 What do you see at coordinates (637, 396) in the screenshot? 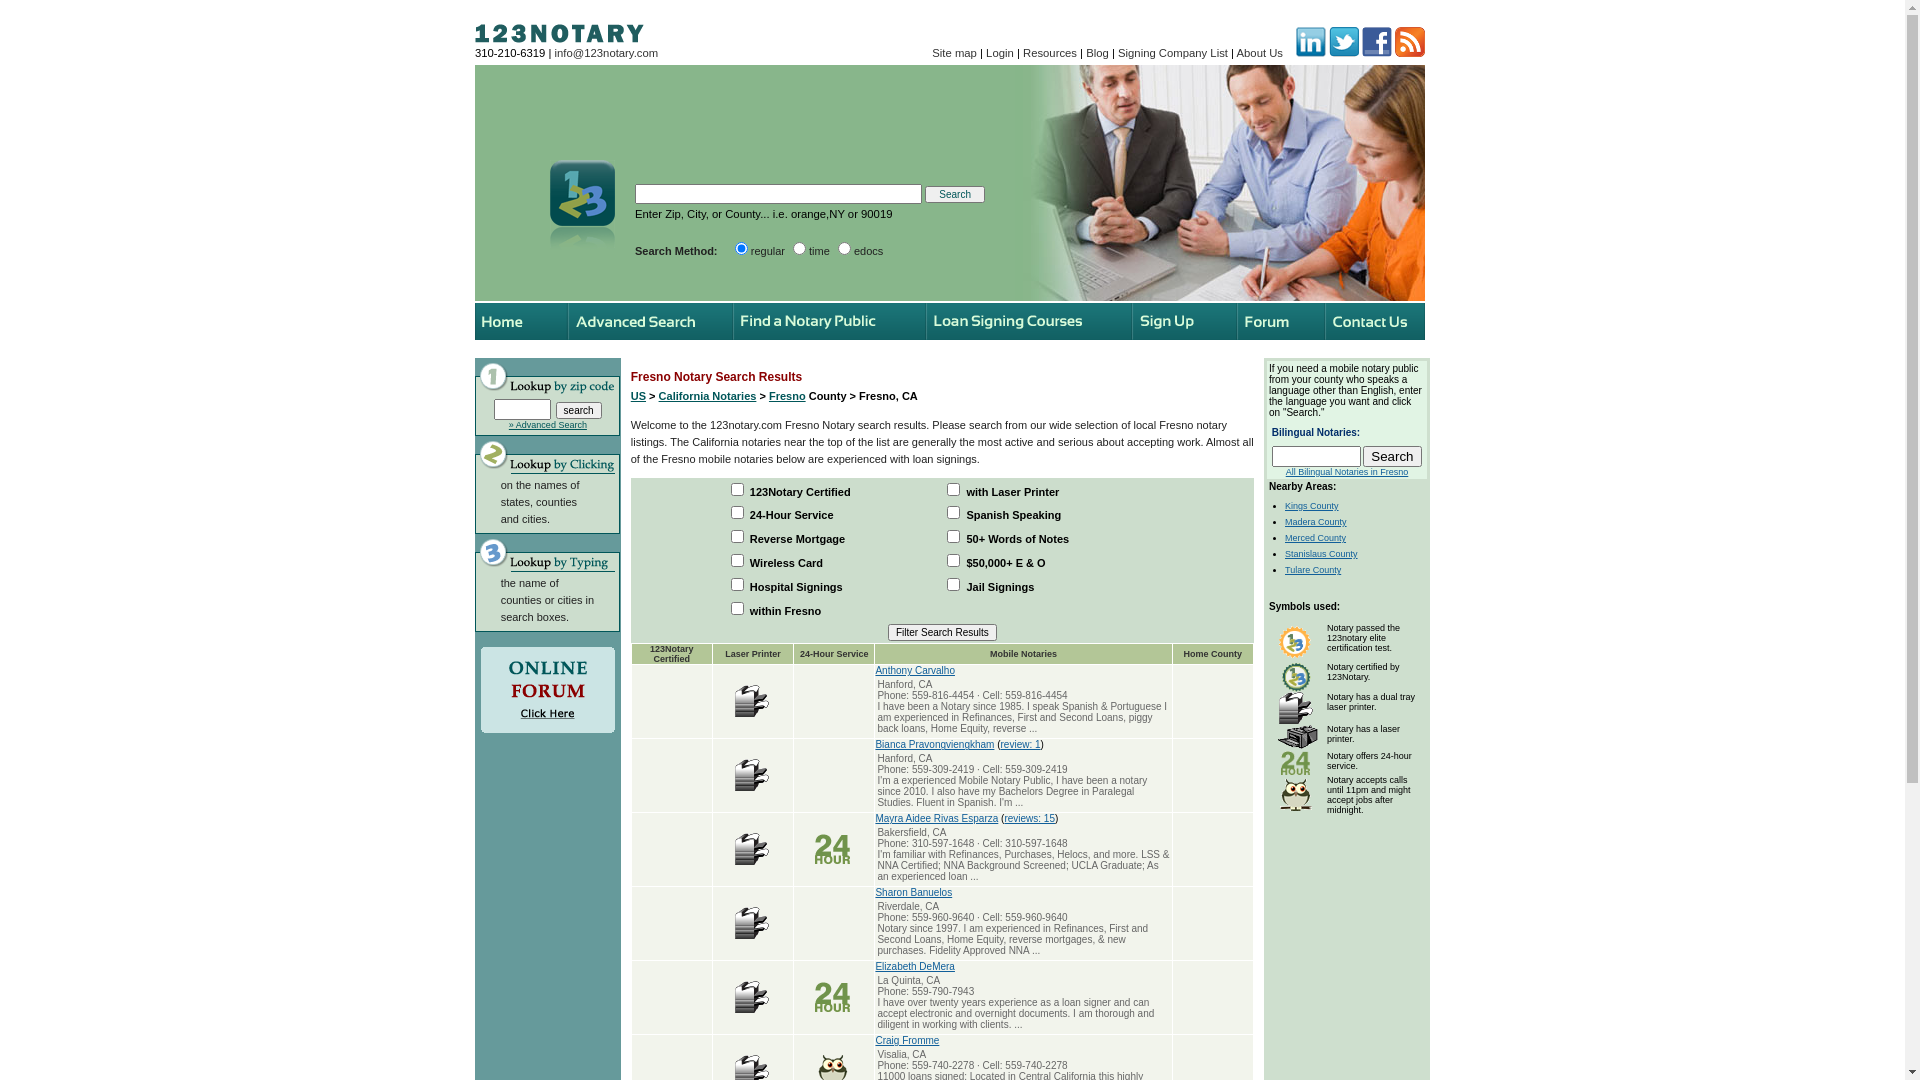
I see `'US'` at bounding box center [637, 396].